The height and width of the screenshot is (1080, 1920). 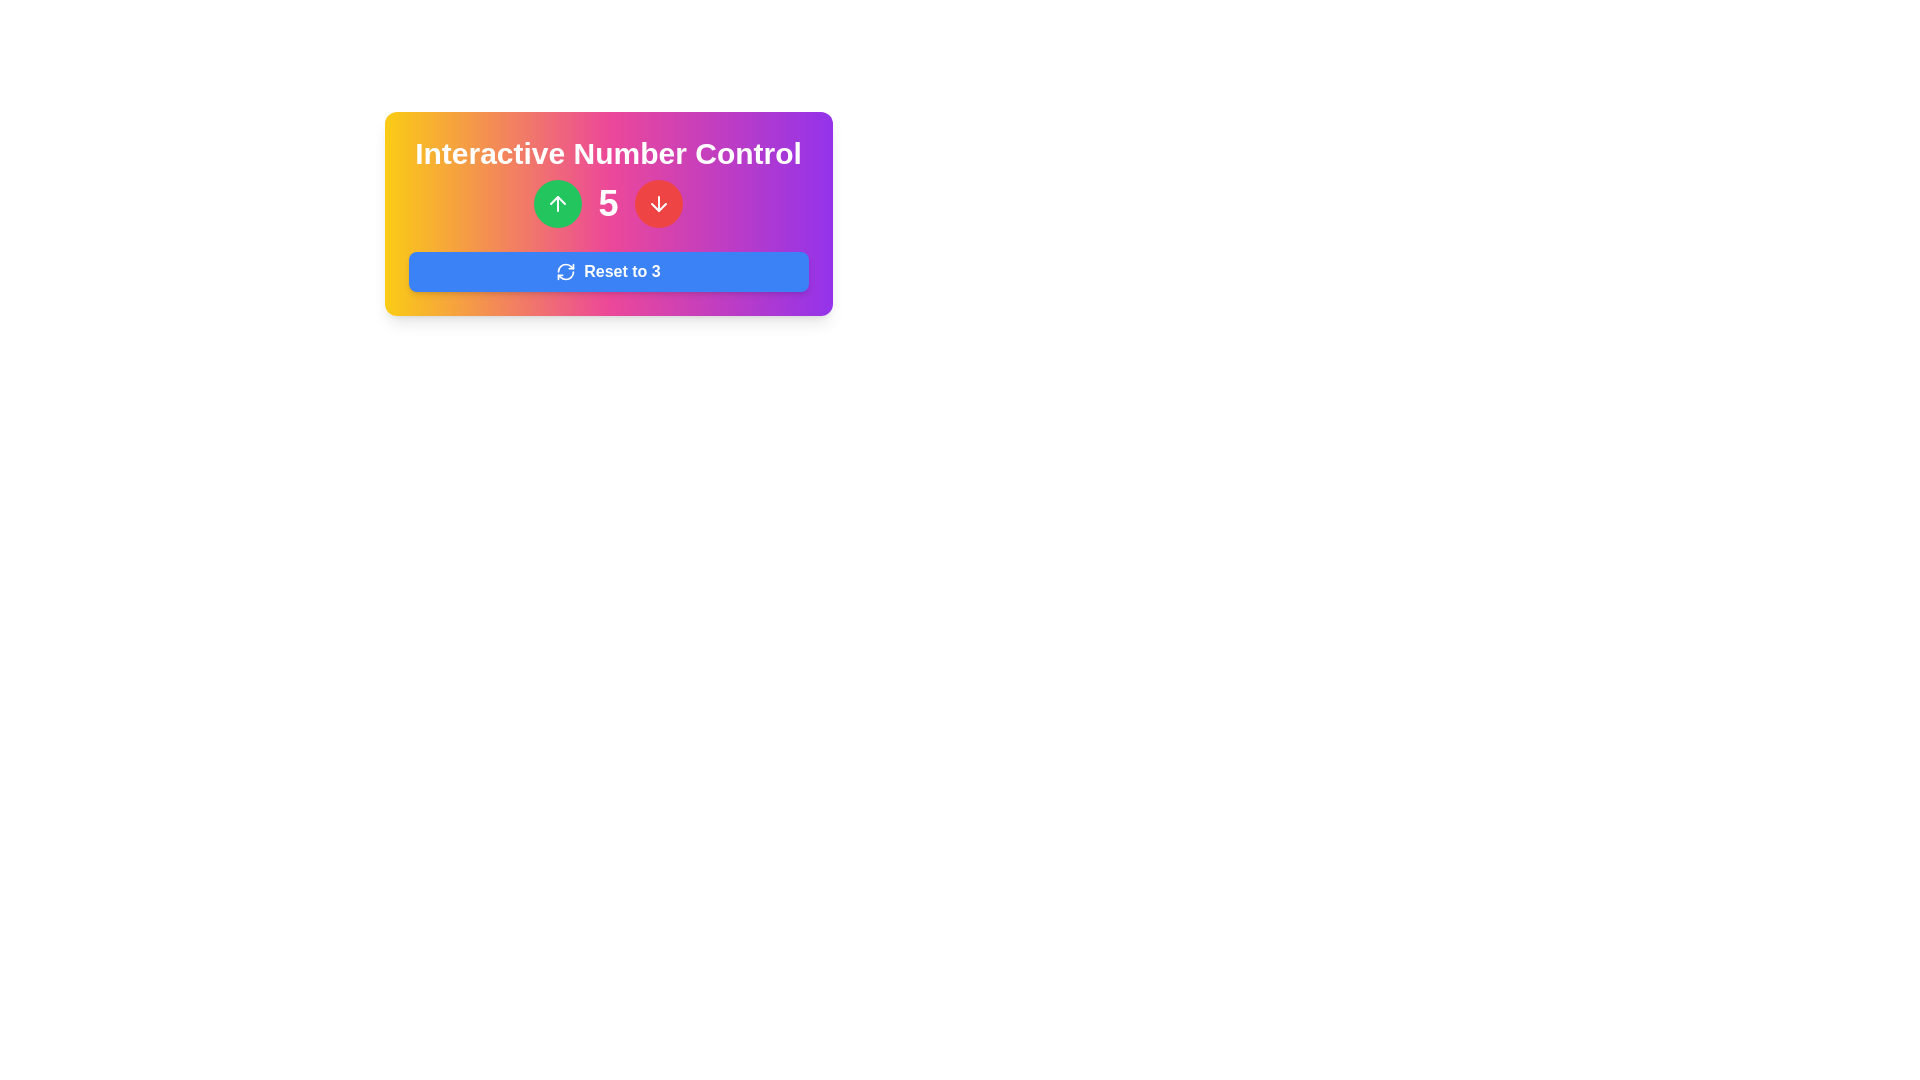 What do you see at coordinates (607, 204) in the screenshot?
I see `the large, bold number '5' displayed centrally on a vibrant gradient background, which is part of the interactive number control component` at bounding box center [607, 204].